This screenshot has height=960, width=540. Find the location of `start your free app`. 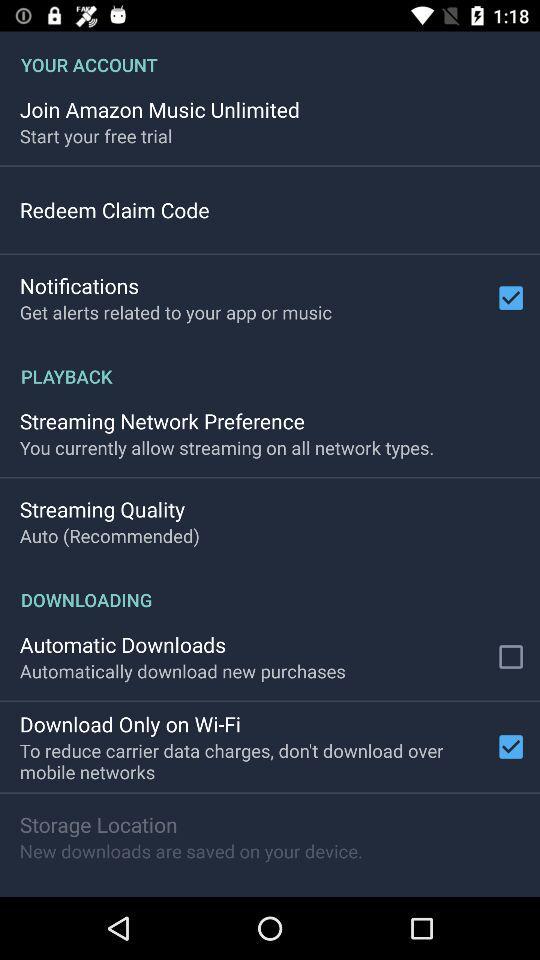

start your free app is located at coordinates (95, 135).